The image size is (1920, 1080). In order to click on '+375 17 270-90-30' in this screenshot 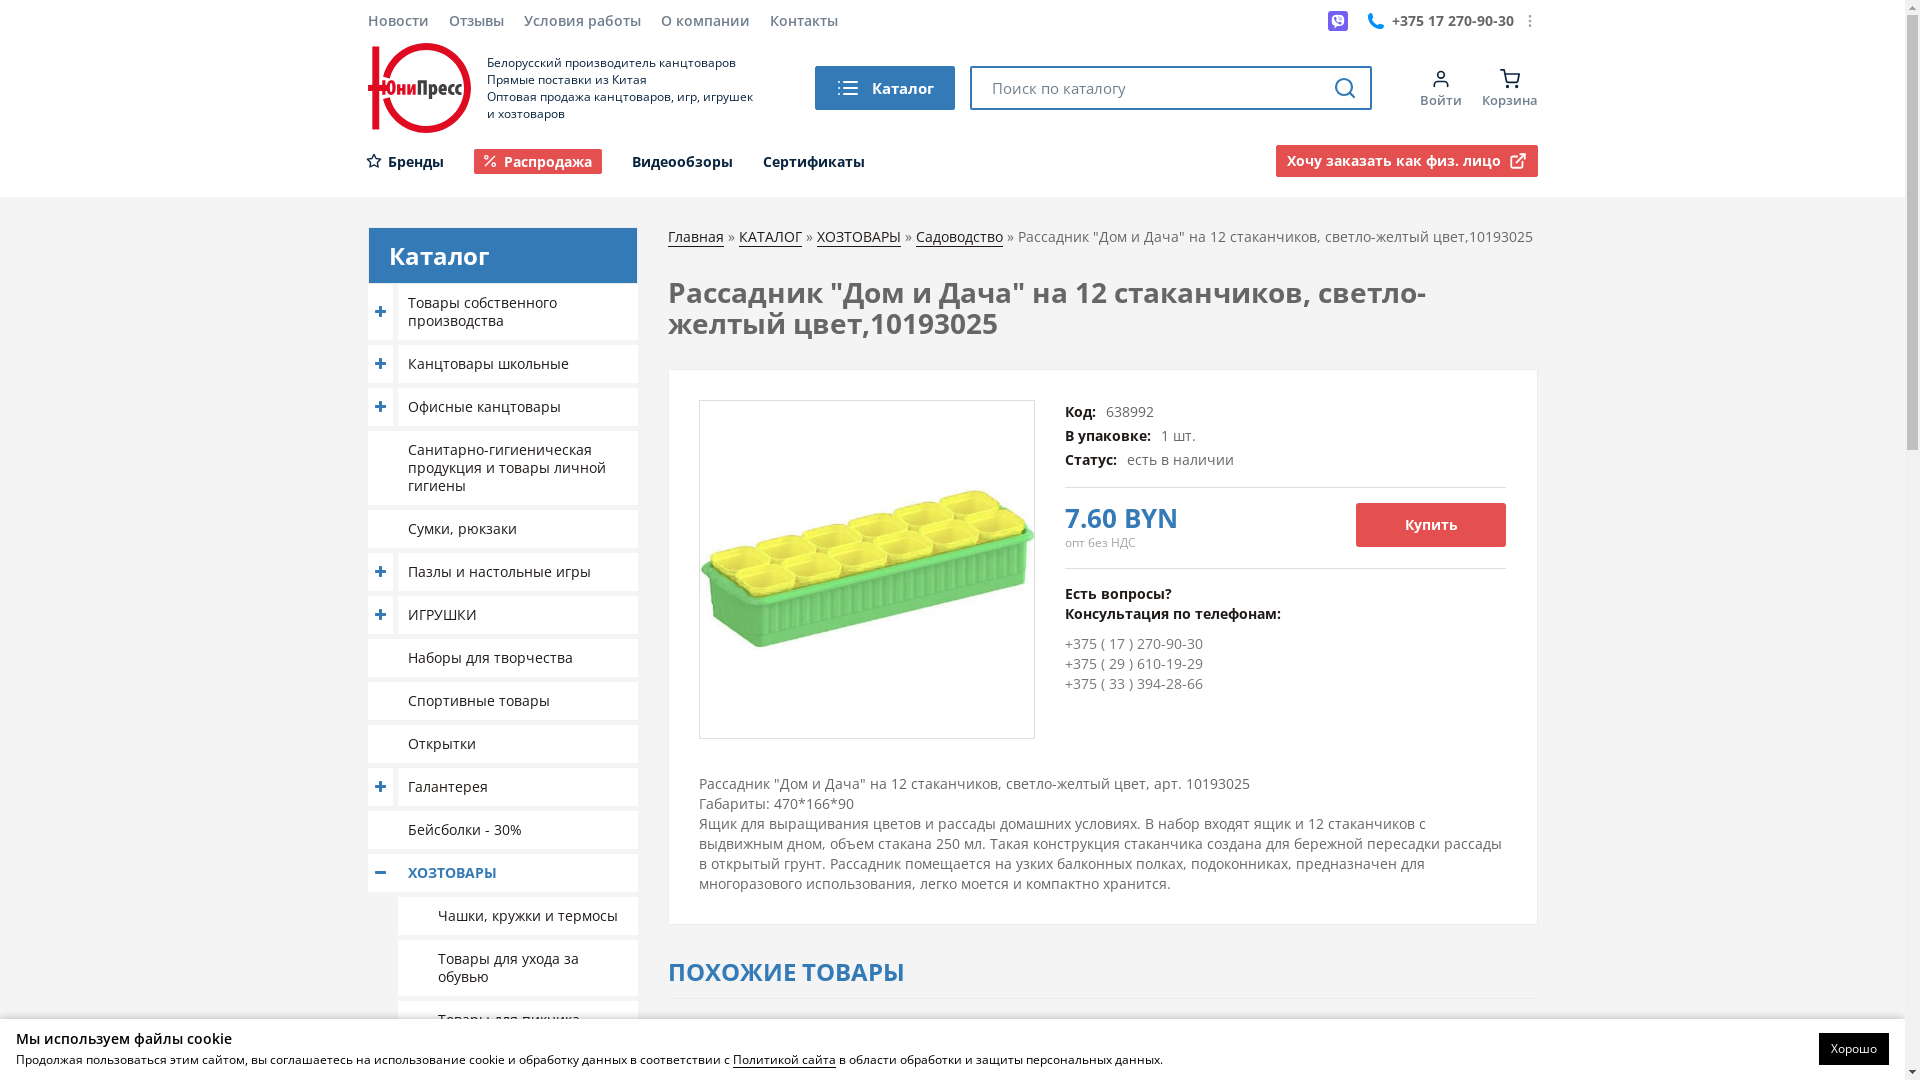, I will do `click(1440, 20)`.